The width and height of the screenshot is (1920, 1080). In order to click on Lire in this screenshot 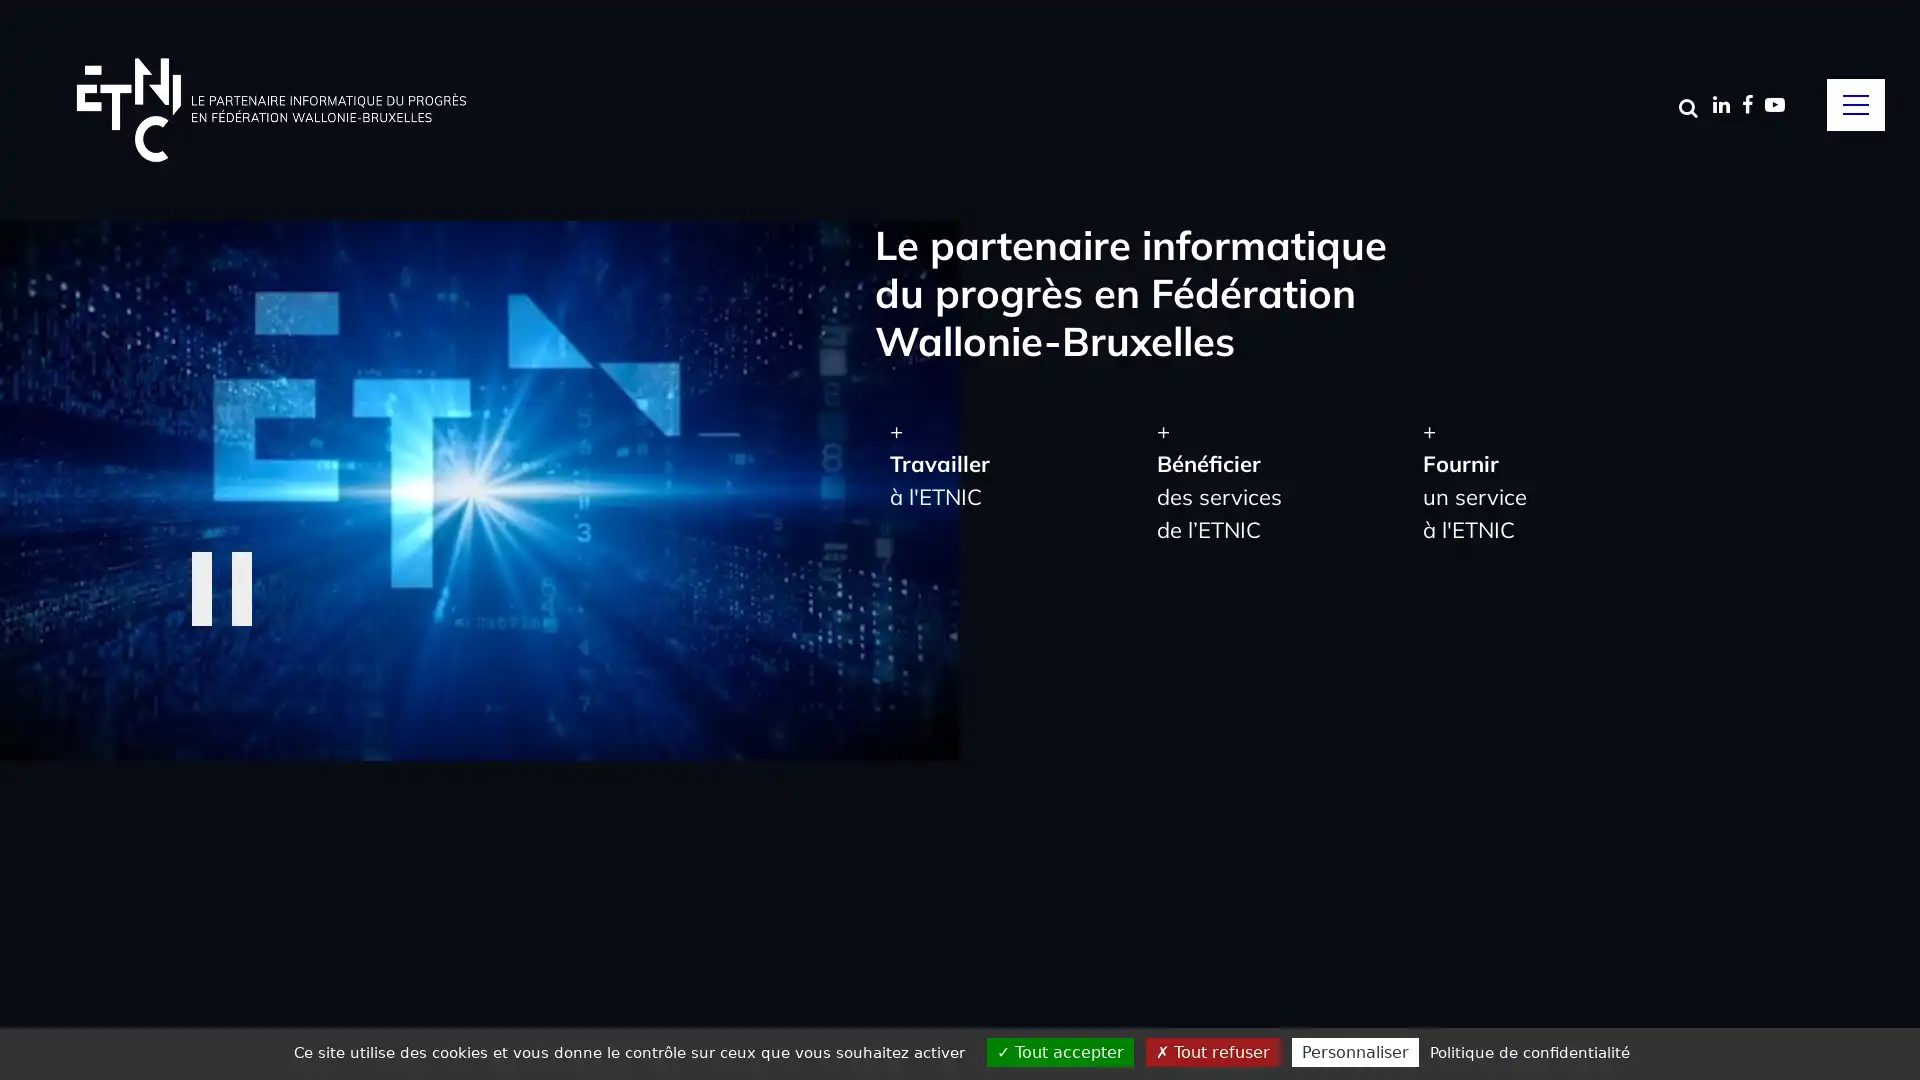, I will do `click(228, 586)`.